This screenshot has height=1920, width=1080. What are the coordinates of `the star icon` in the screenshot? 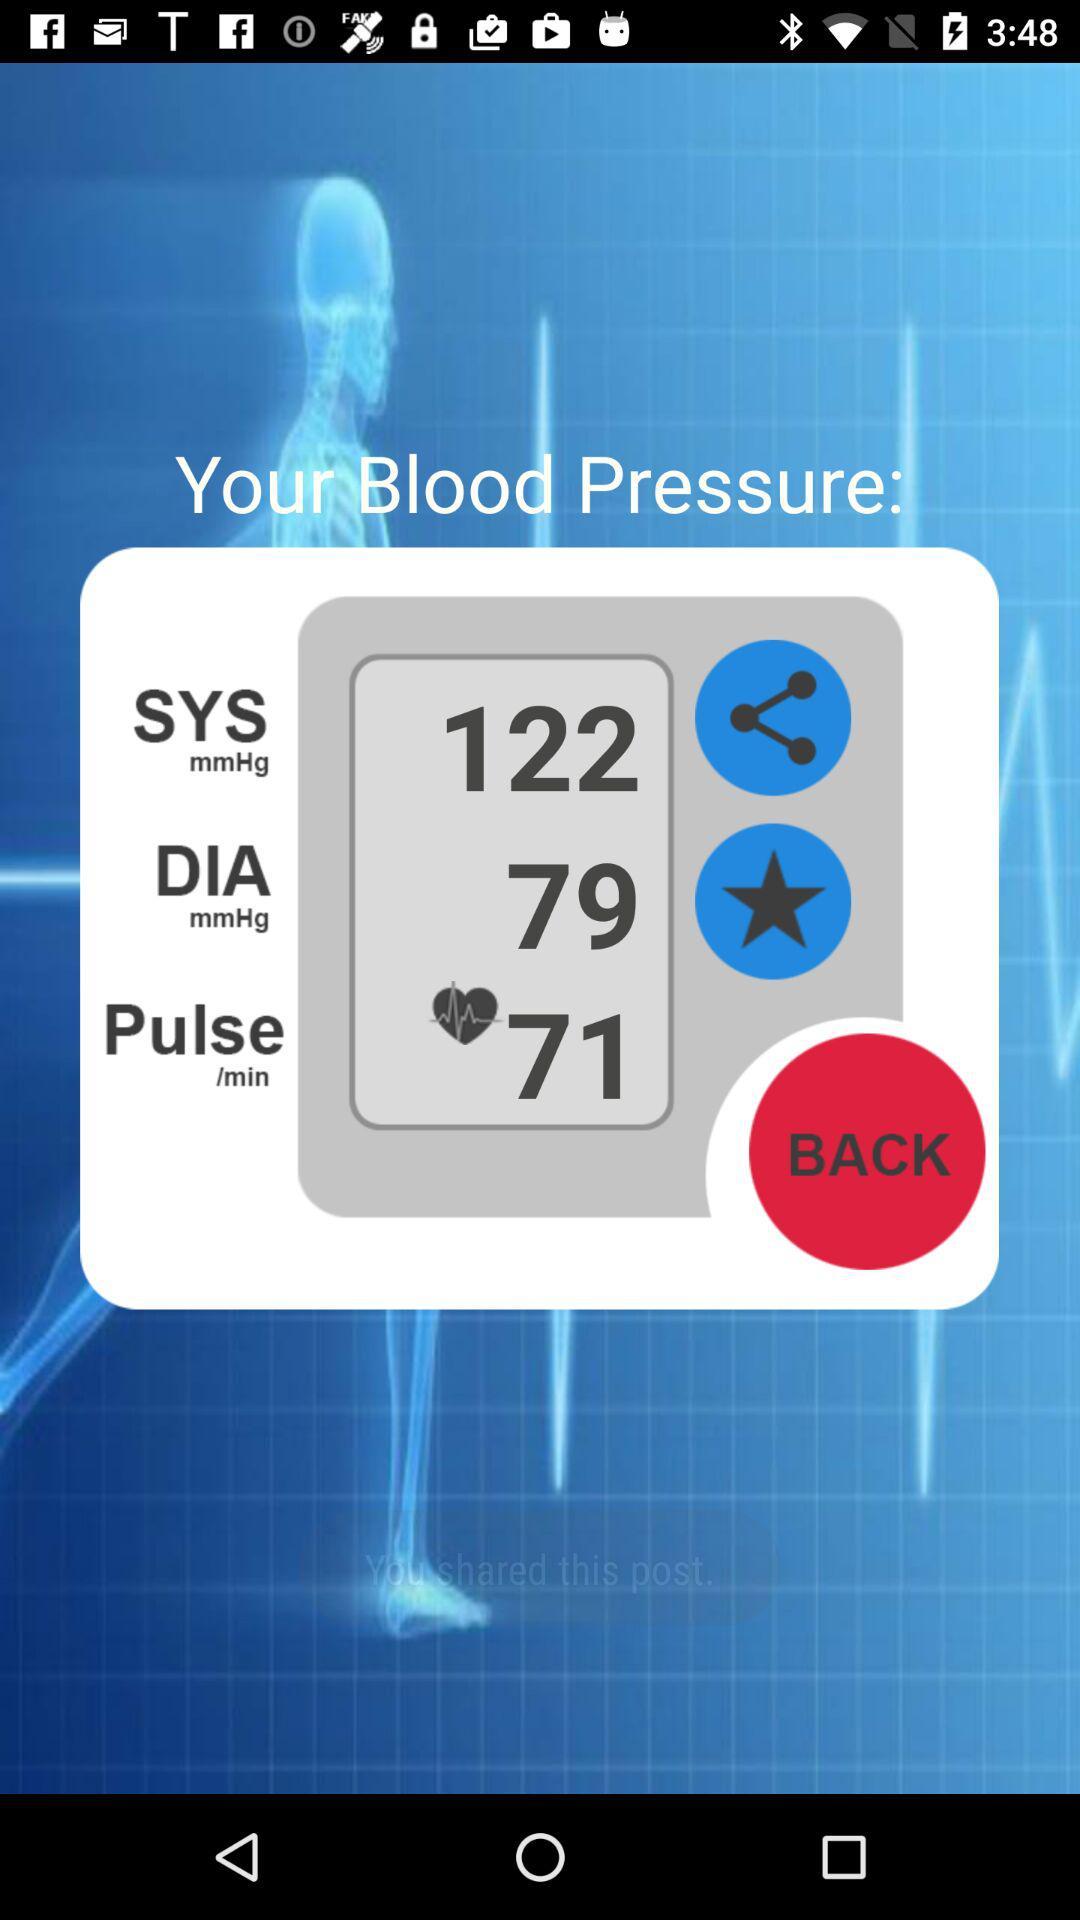 It's located at (772, 901).